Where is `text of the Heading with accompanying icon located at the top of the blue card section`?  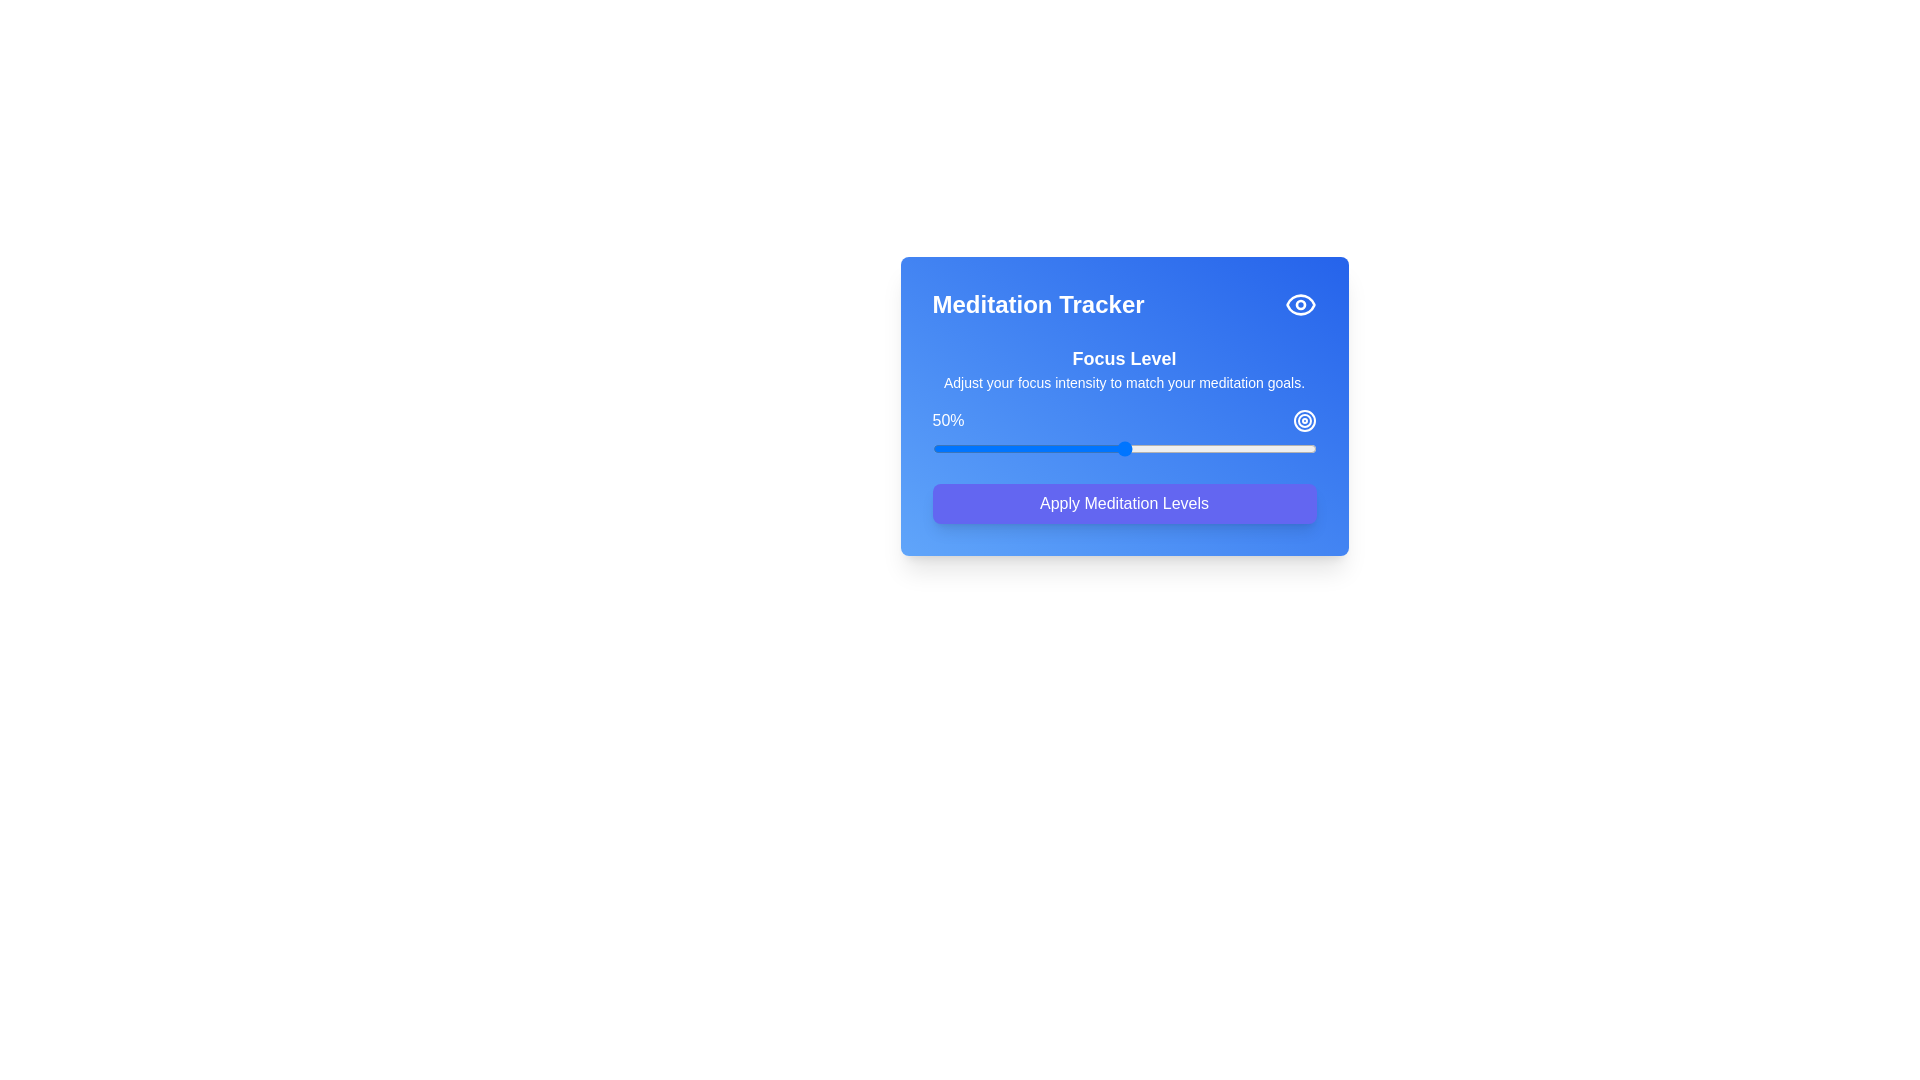
text of the Heading with accompanying icon located at the top of the blue card section is located at coordinates (1124, 304).